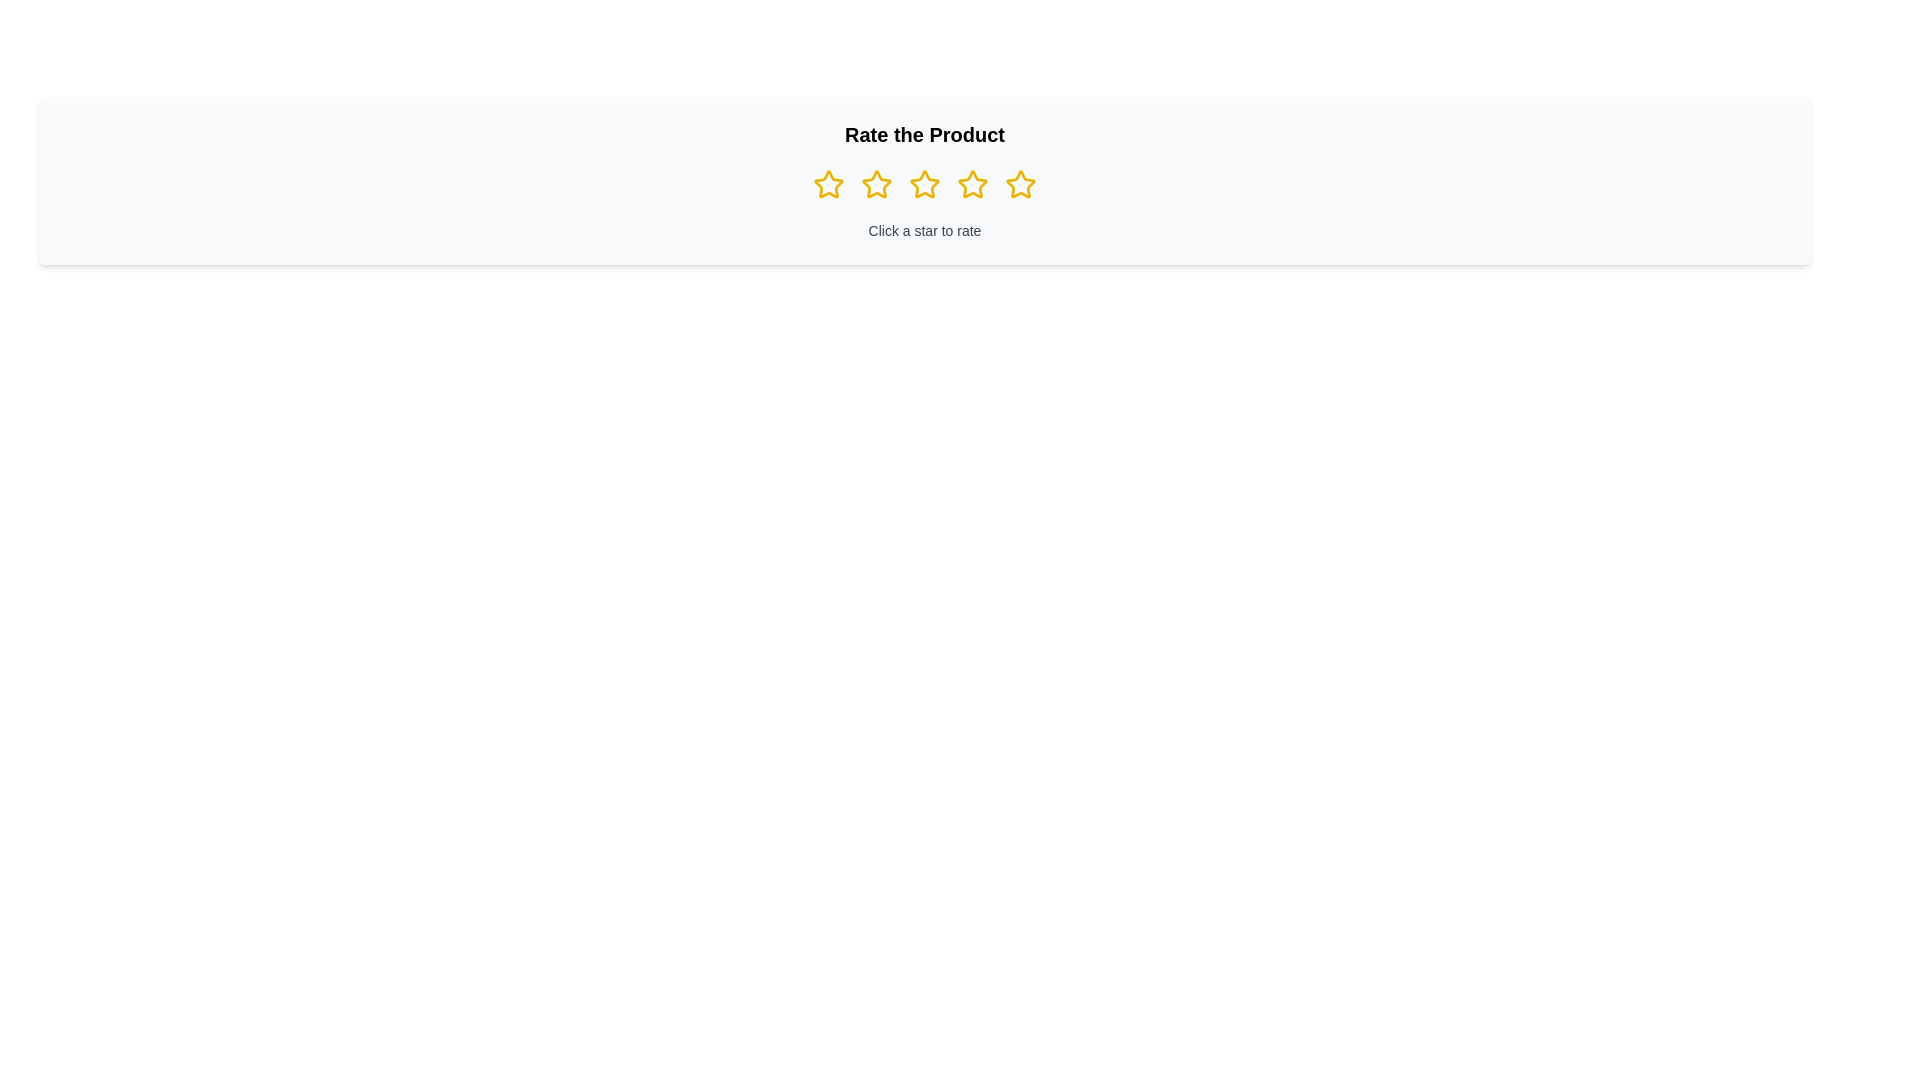 This screenshot has height=1080, width=1920. I want to click on the third yellow star icon from the left, indicating an active rating state, located under the 'Rate the Product' header, so click(924, 185).